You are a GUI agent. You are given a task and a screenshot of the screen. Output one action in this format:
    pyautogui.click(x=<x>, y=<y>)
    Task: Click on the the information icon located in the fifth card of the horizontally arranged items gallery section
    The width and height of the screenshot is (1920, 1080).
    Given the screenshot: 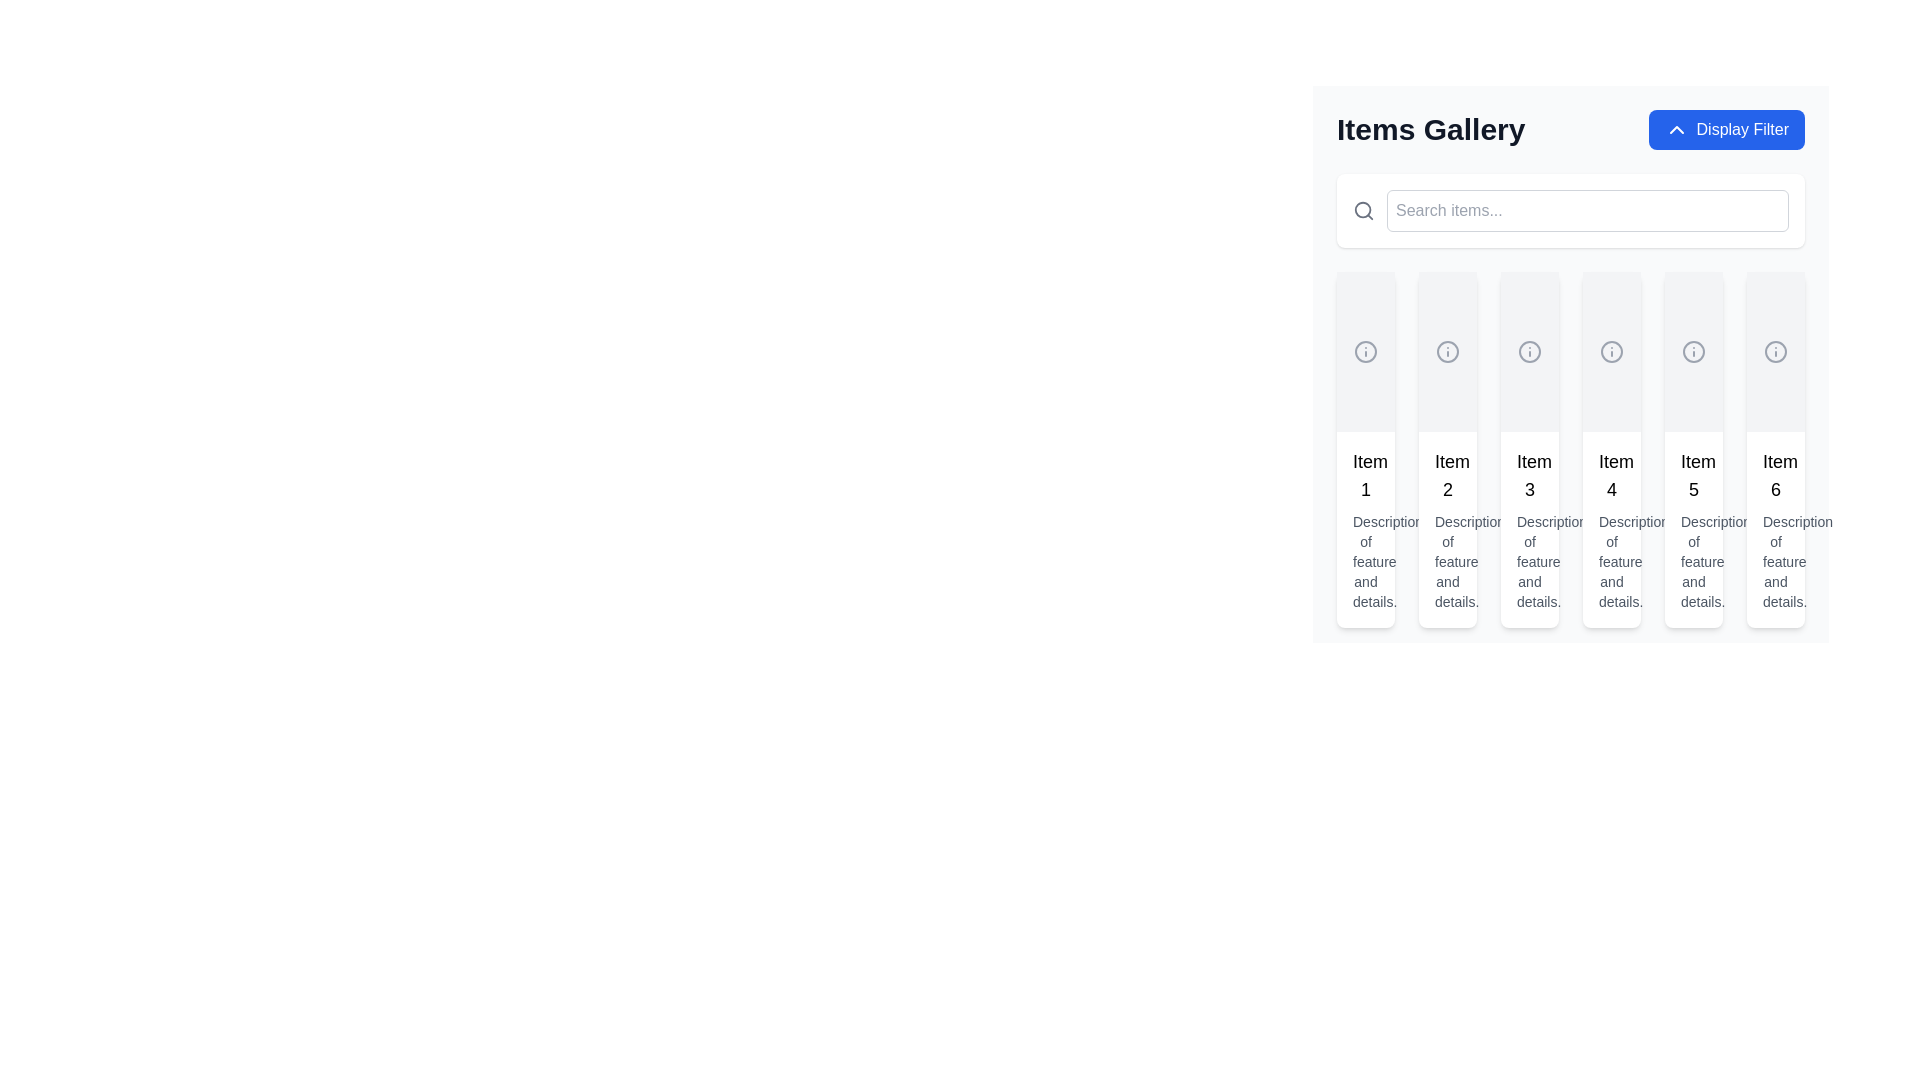 What is the action you would take?
    pyautogui.click(x=1693, y=350)
    